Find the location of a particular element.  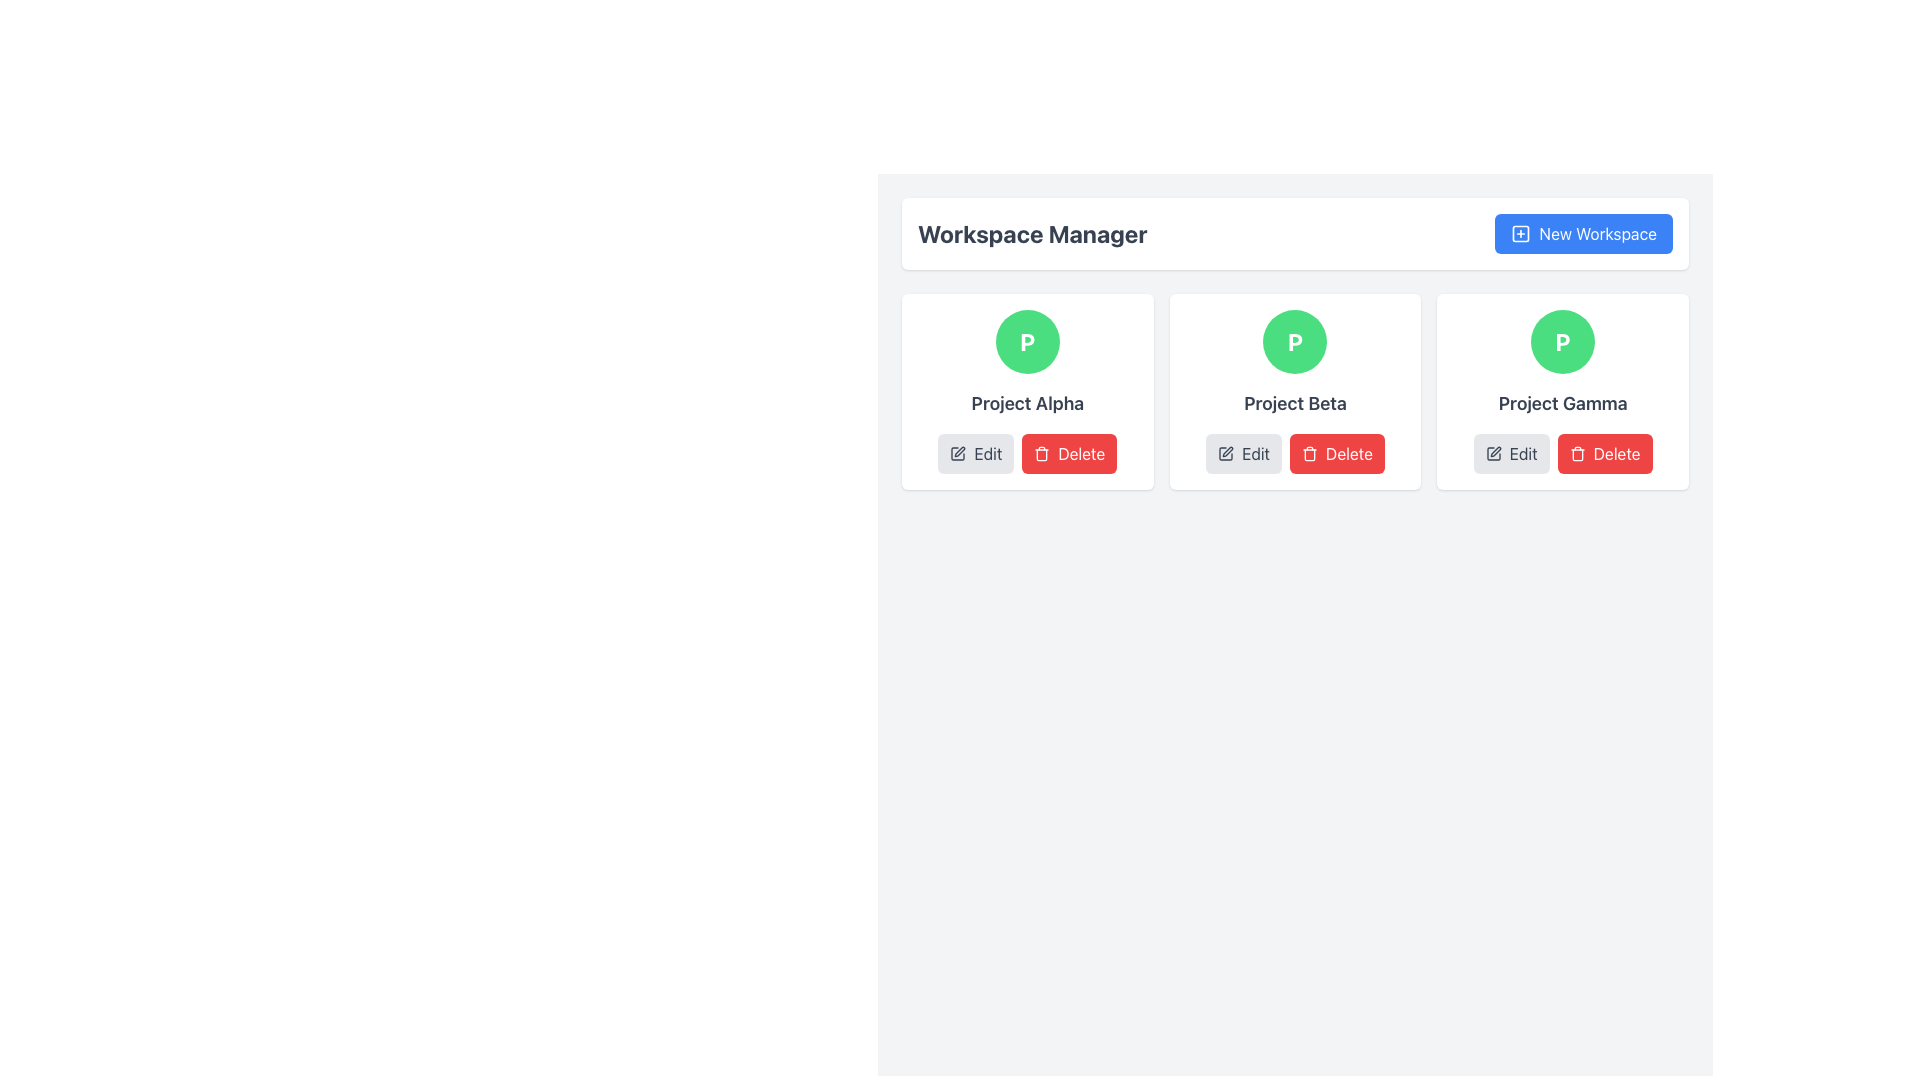

the pen icon inside the 'Edit' button, which is part of the third project card in the workspace manager grid is located at coordinates (1493, 454).